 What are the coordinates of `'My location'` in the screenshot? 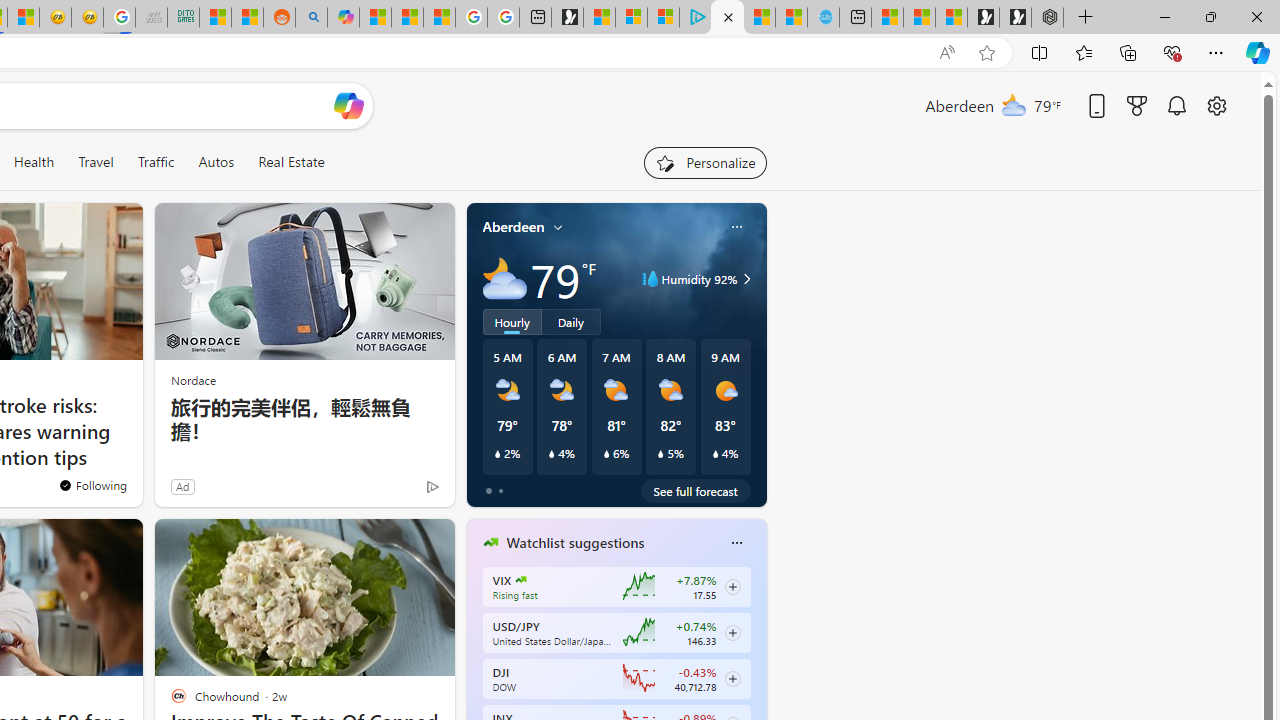 It's located at (558, 226).